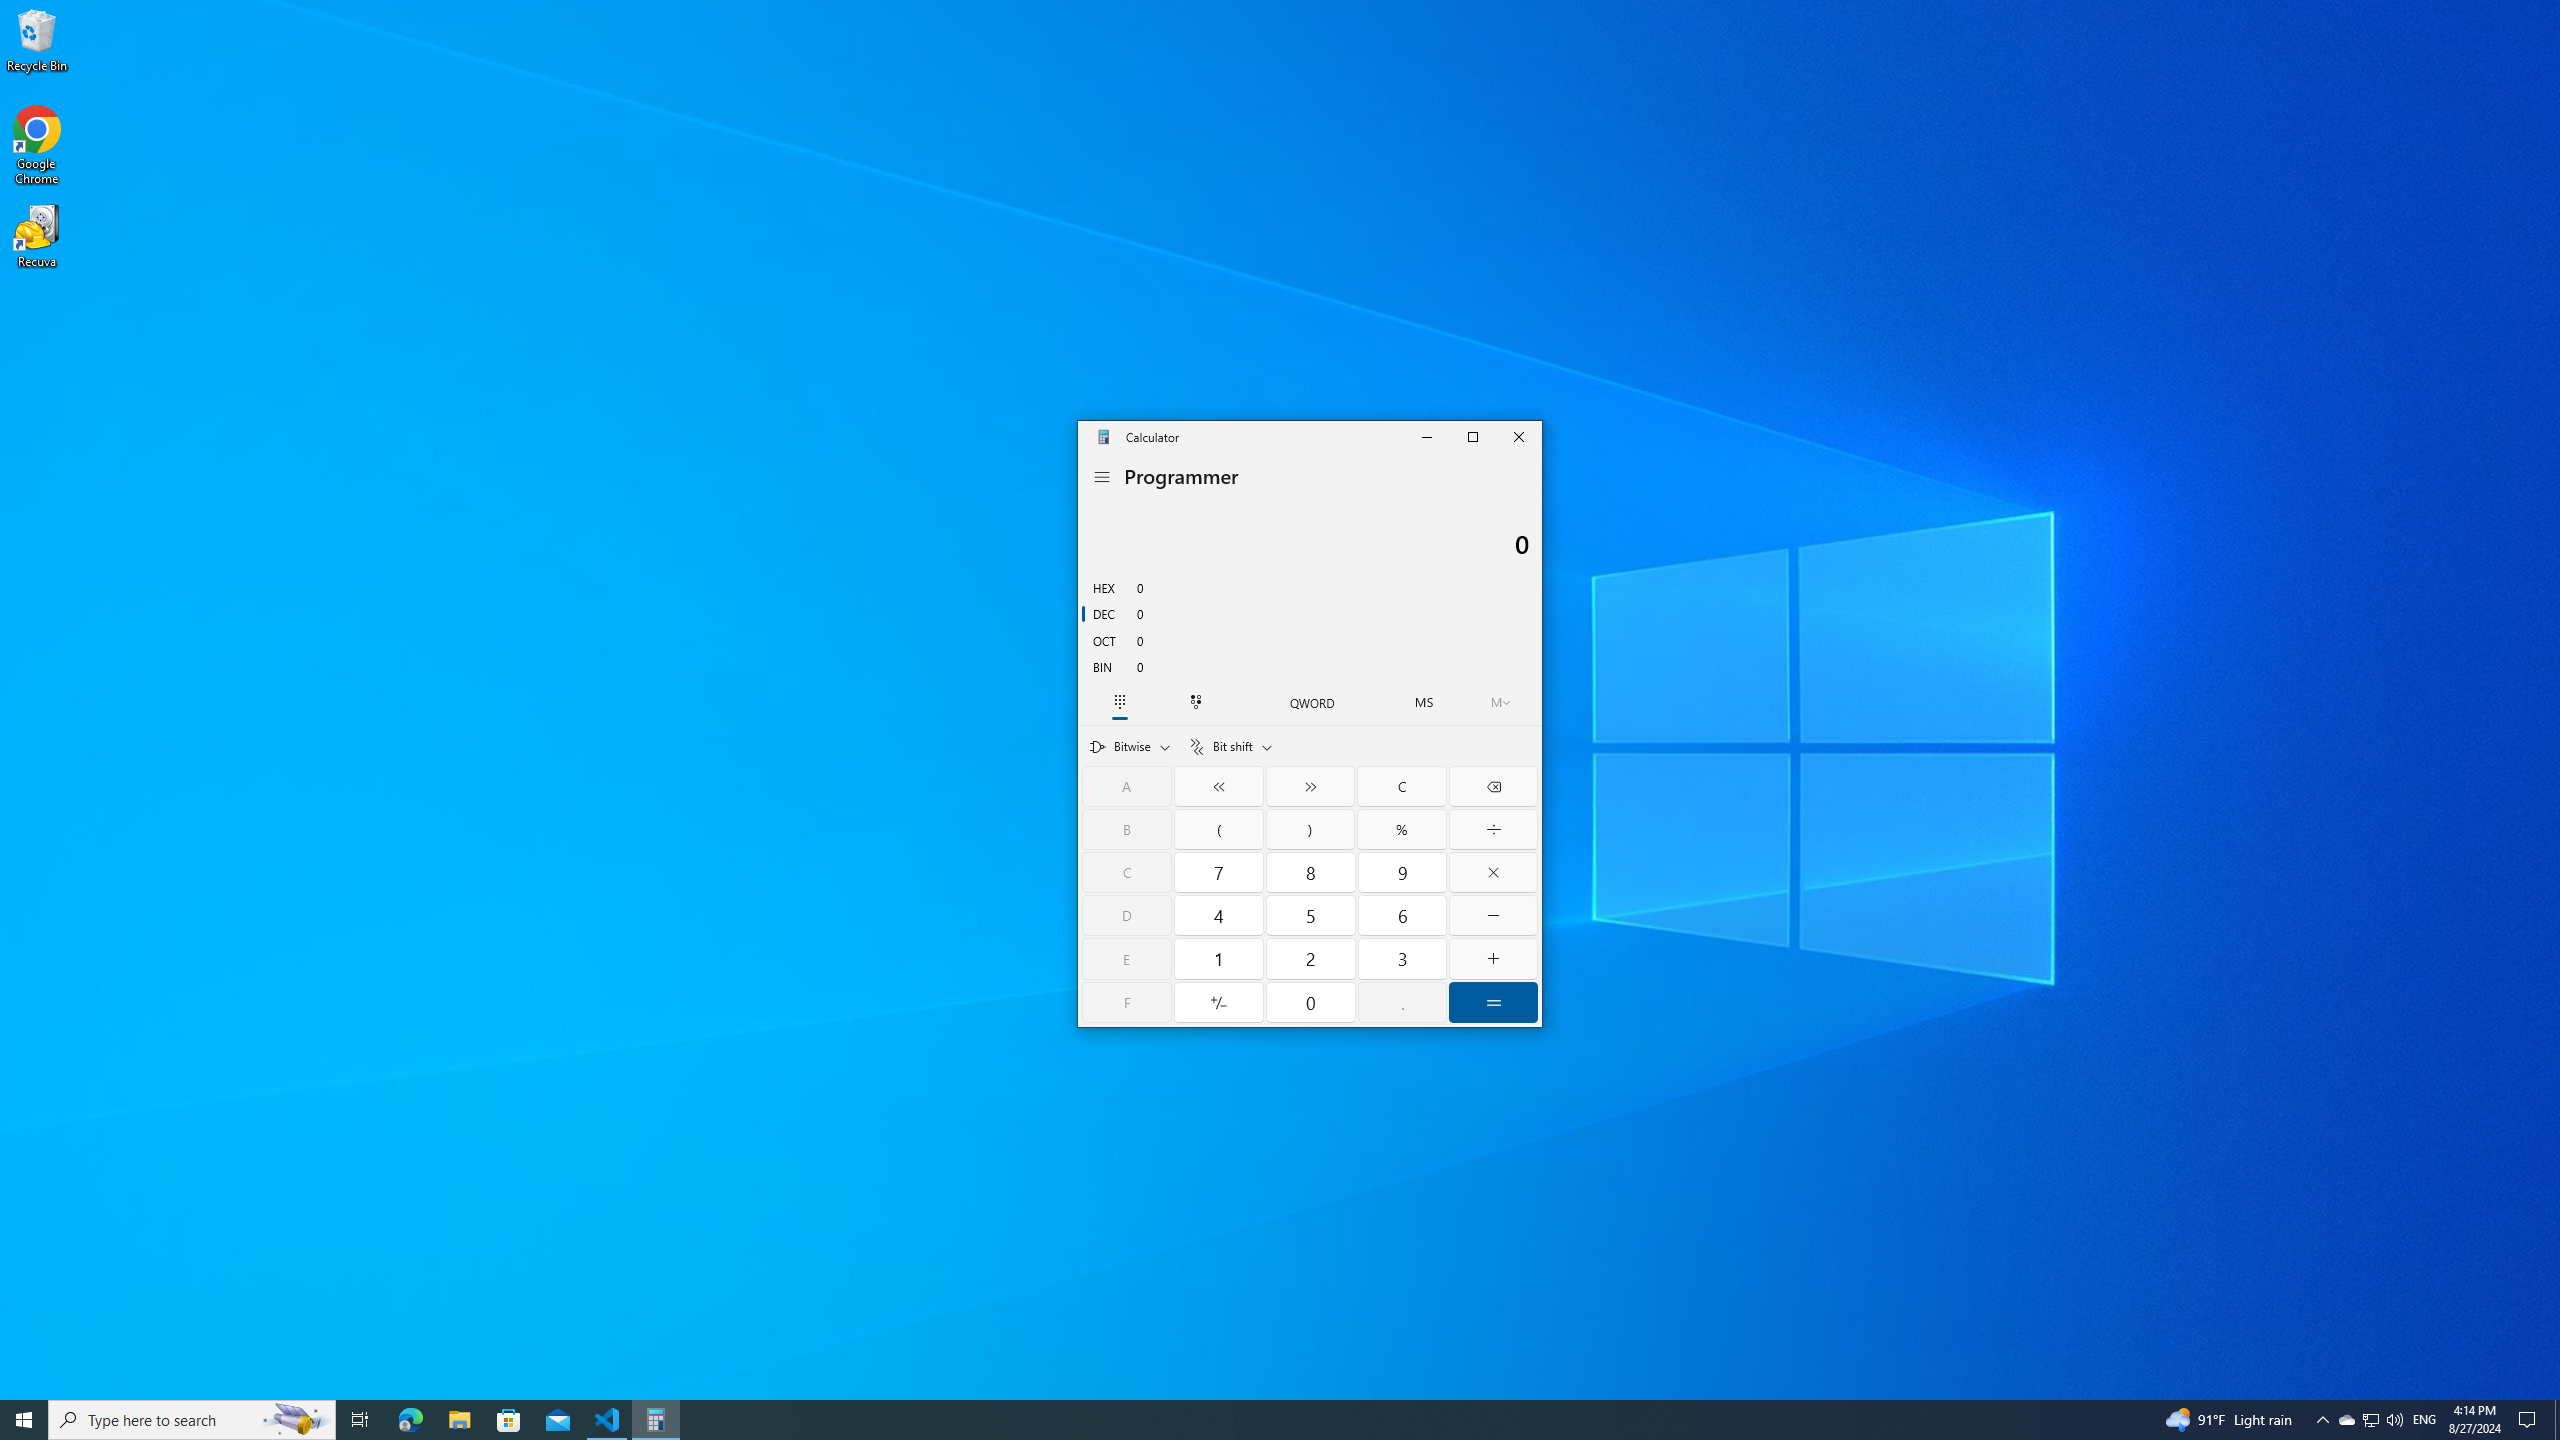  Describe the element at coordinates (1401, 958) in the screenshot. I see `'Three'` at that location.